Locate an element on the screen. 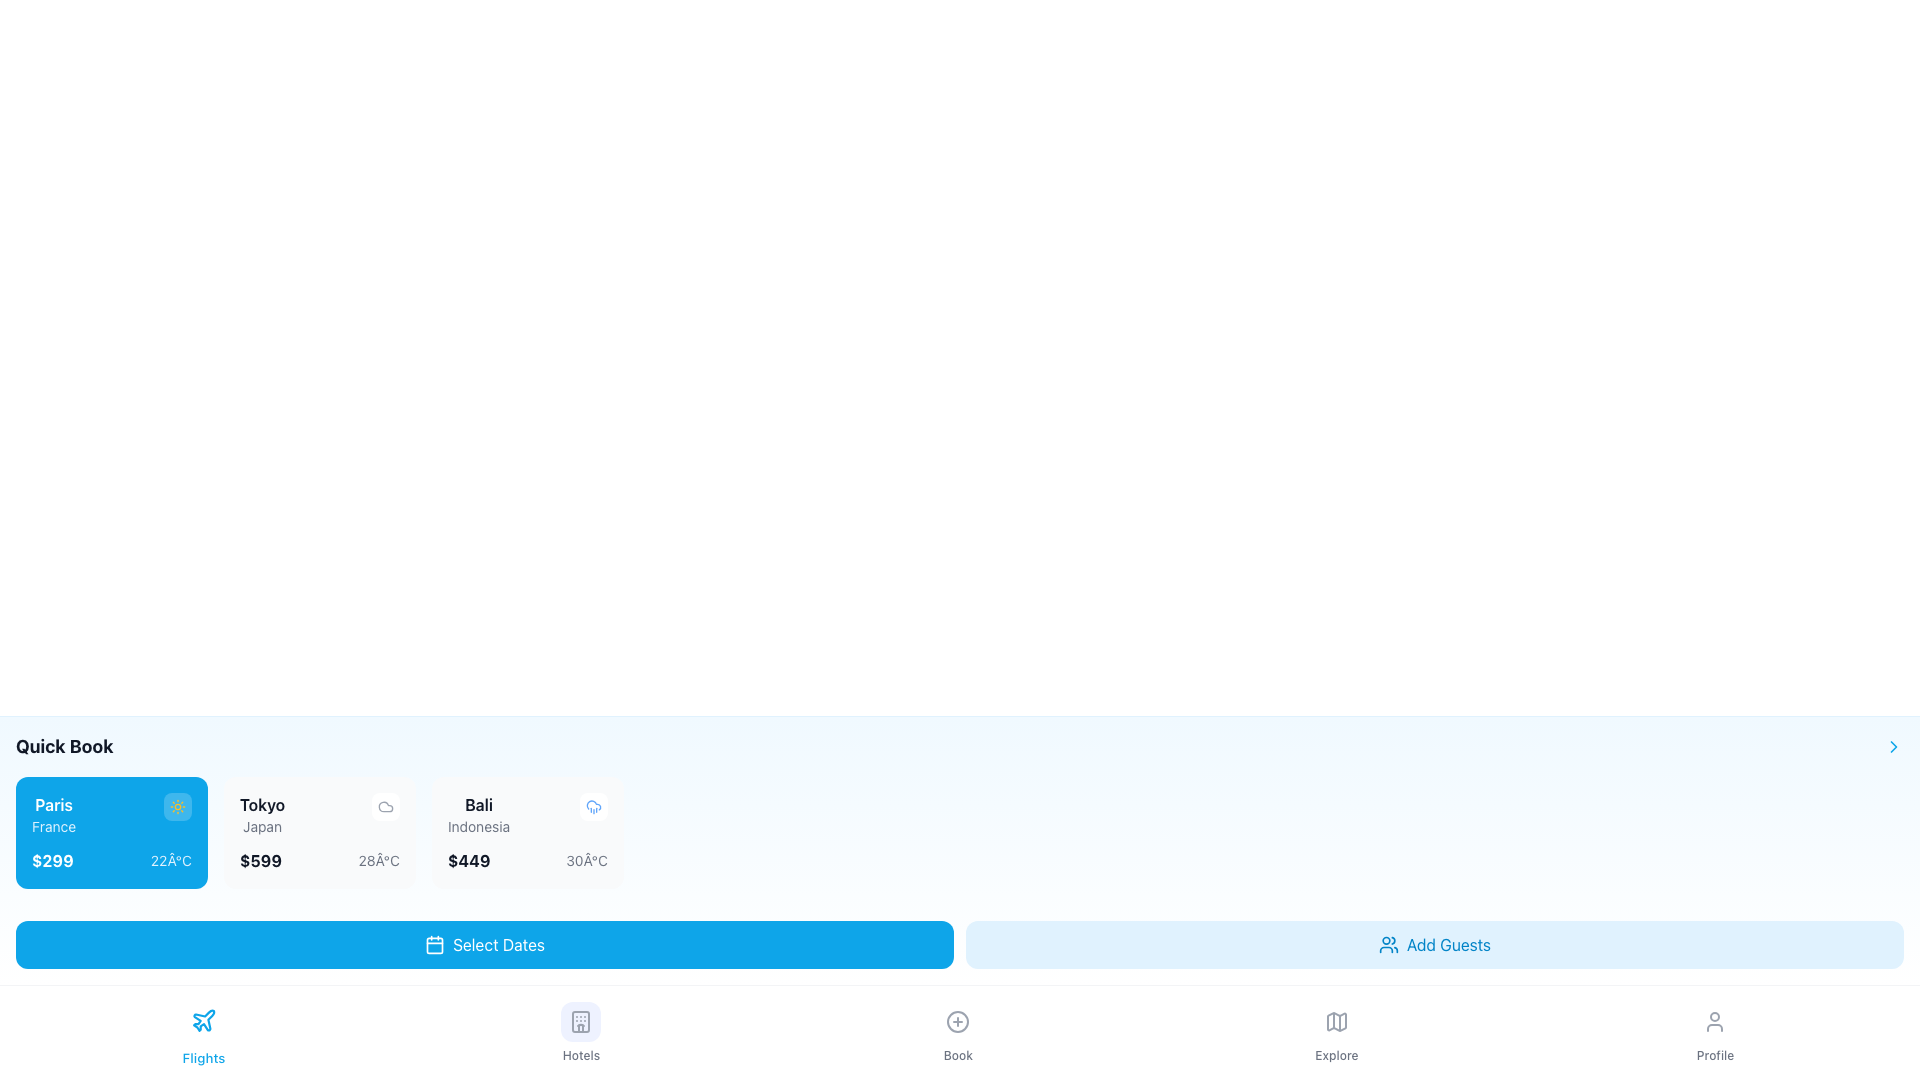 This screenshot has width=1920, height=1080. the navigation button on the far right of the bottom navigation bar is located at coordinates (1714, 1033).